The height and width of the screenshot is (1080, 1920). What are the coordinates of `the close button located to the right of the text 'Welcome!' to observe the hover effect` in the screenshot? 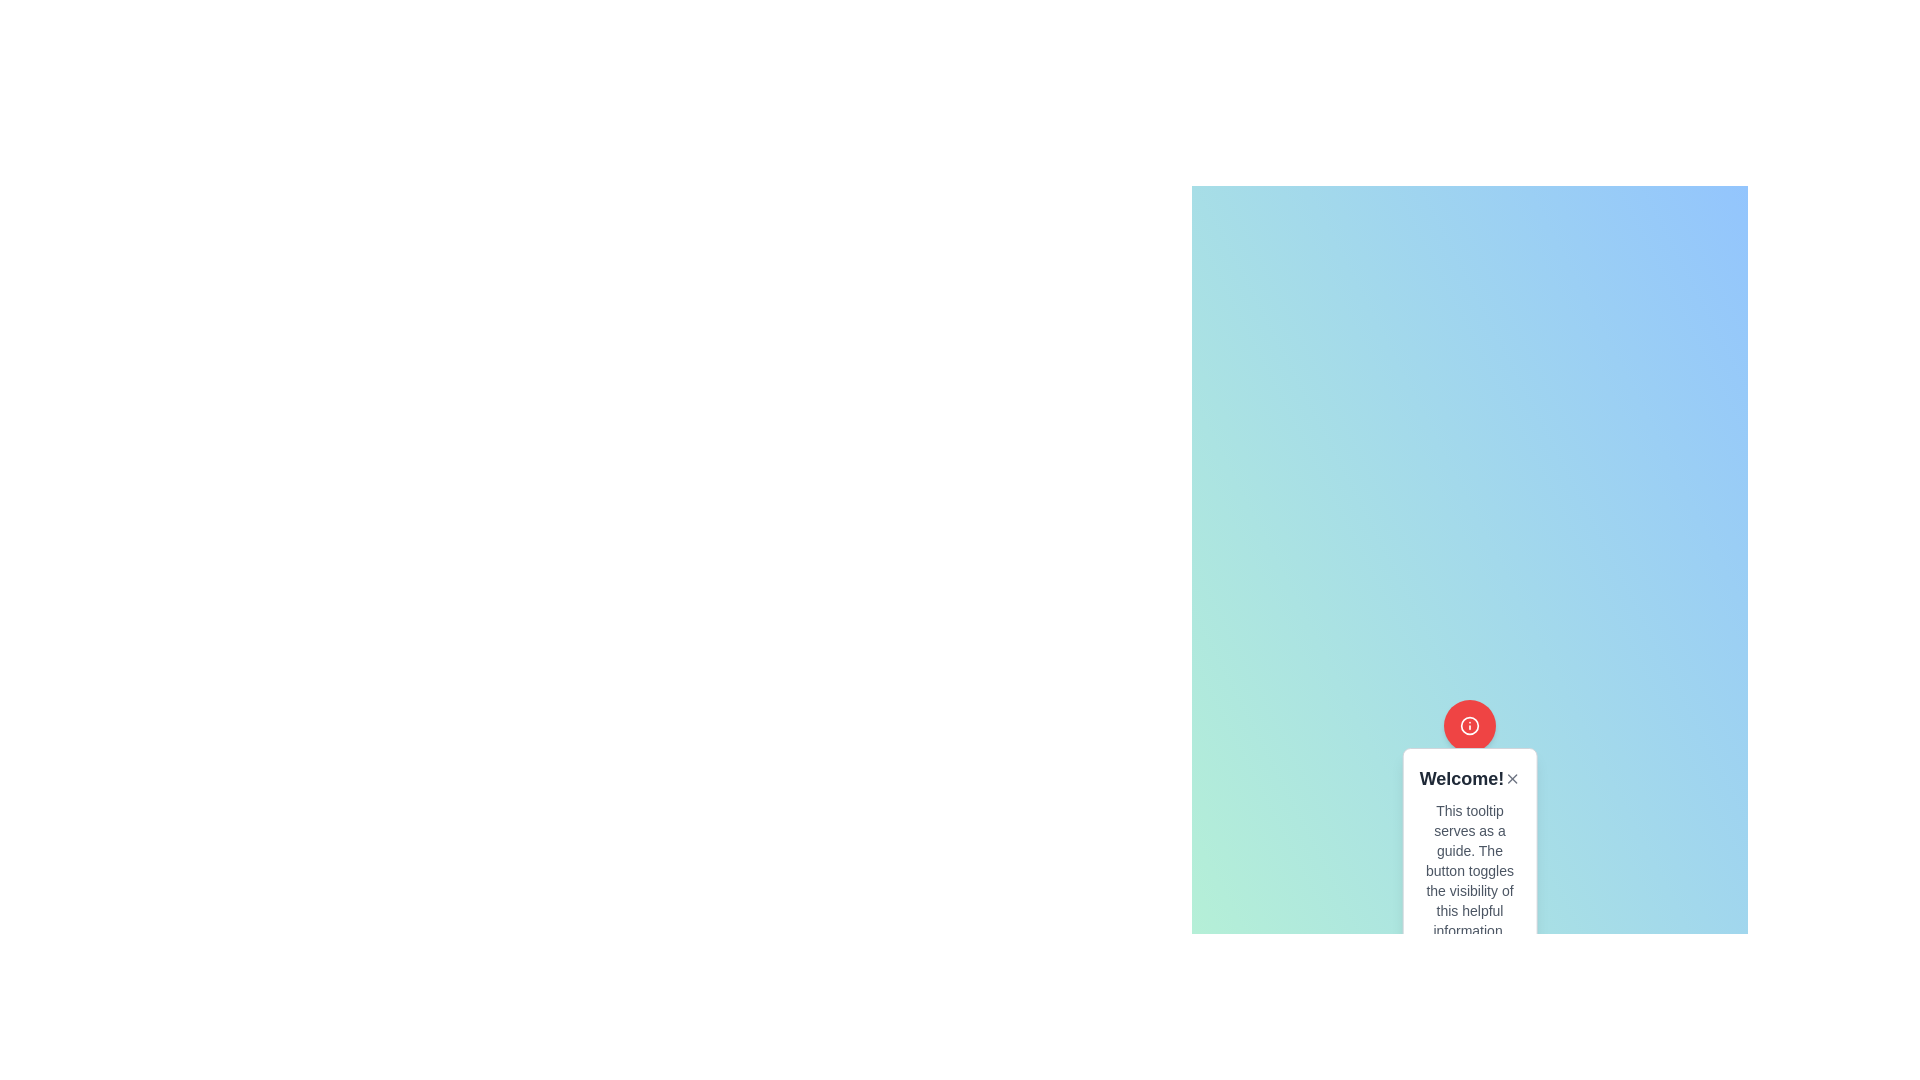 It's located at (1512, 778).